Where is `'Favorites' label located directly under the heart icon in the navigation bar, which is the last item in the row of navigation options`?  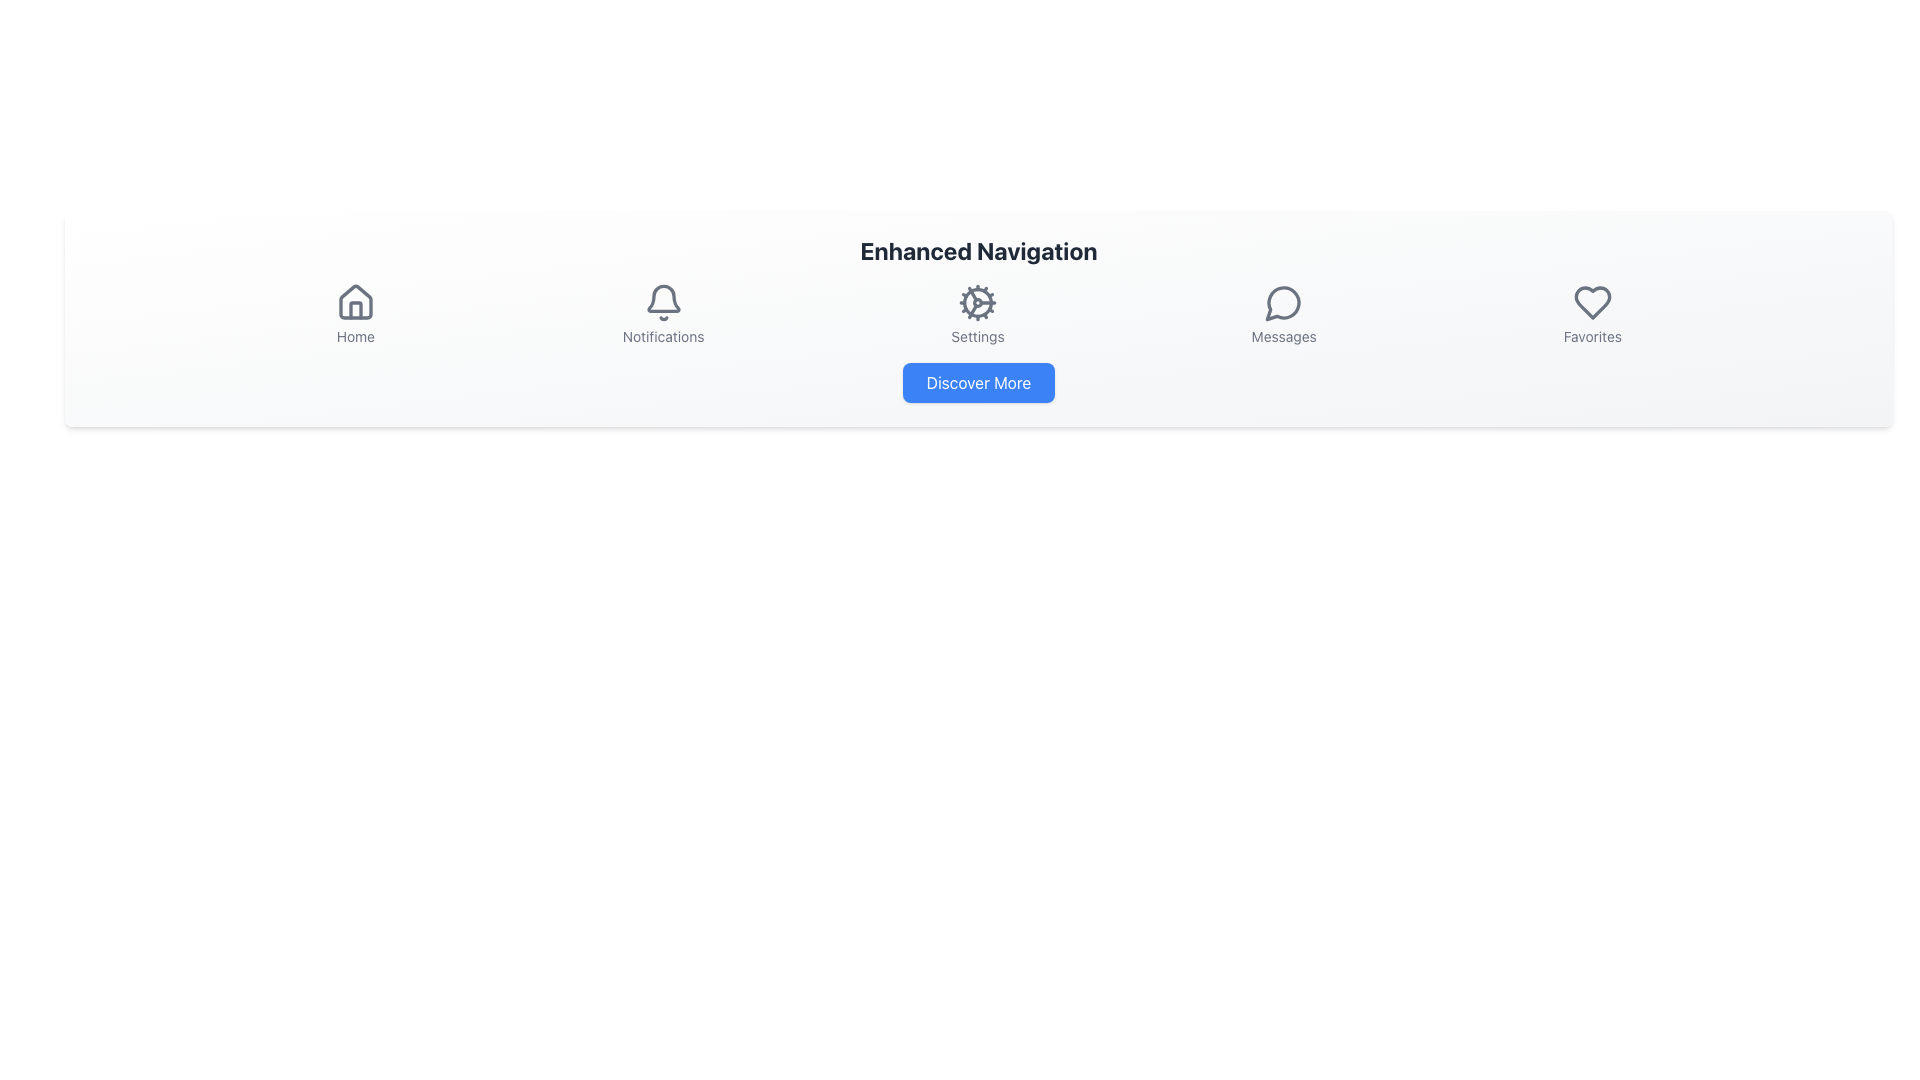 'Favorites' label located directly under the heart icon in the navigation bar, which is the last item in the row of navigation options is located at coordinates (1591, 335).